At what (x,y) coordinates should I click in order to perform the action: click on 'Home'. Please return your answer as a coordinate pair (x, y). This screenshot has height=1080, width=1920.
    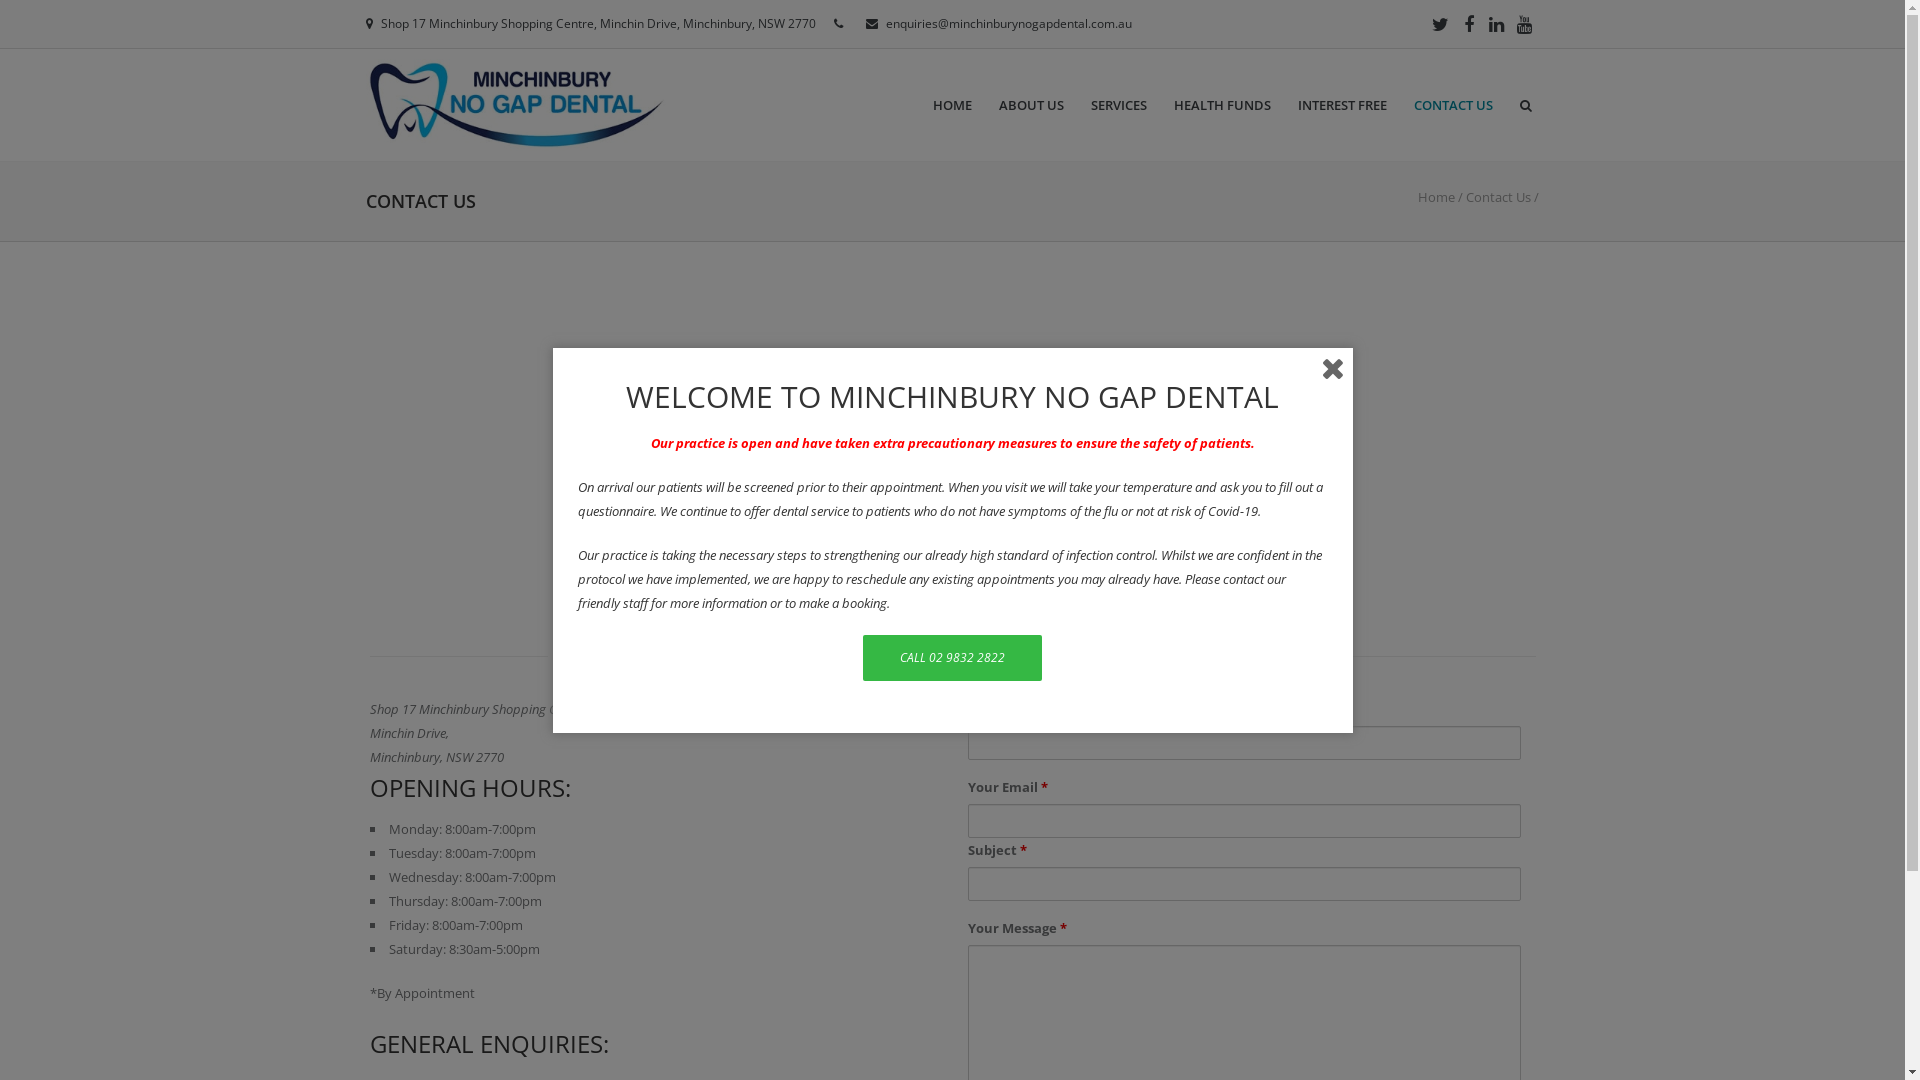
    Looking at the image, I should click on (1435, 196).